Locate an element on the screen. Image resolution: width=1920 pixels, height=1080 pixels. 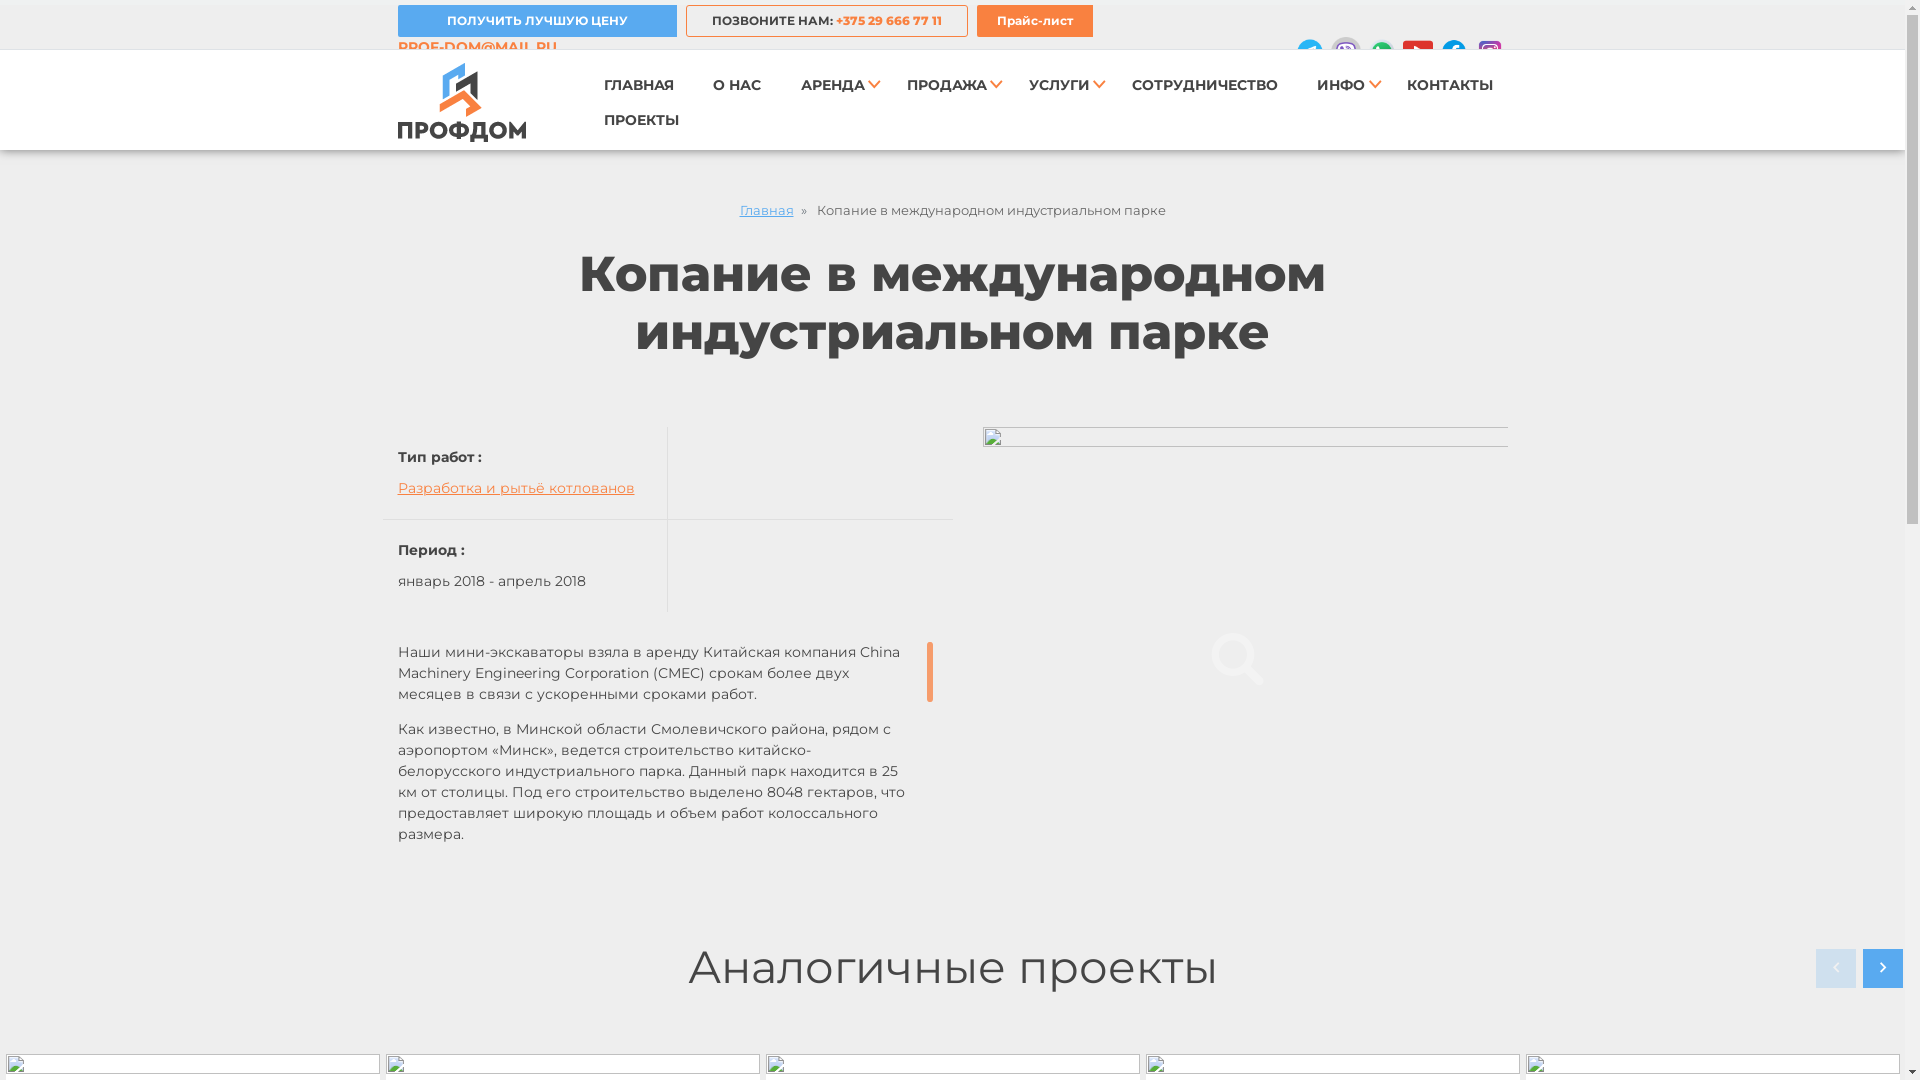
'+375 29 666 77 11' is located at coordinates (835, 20).